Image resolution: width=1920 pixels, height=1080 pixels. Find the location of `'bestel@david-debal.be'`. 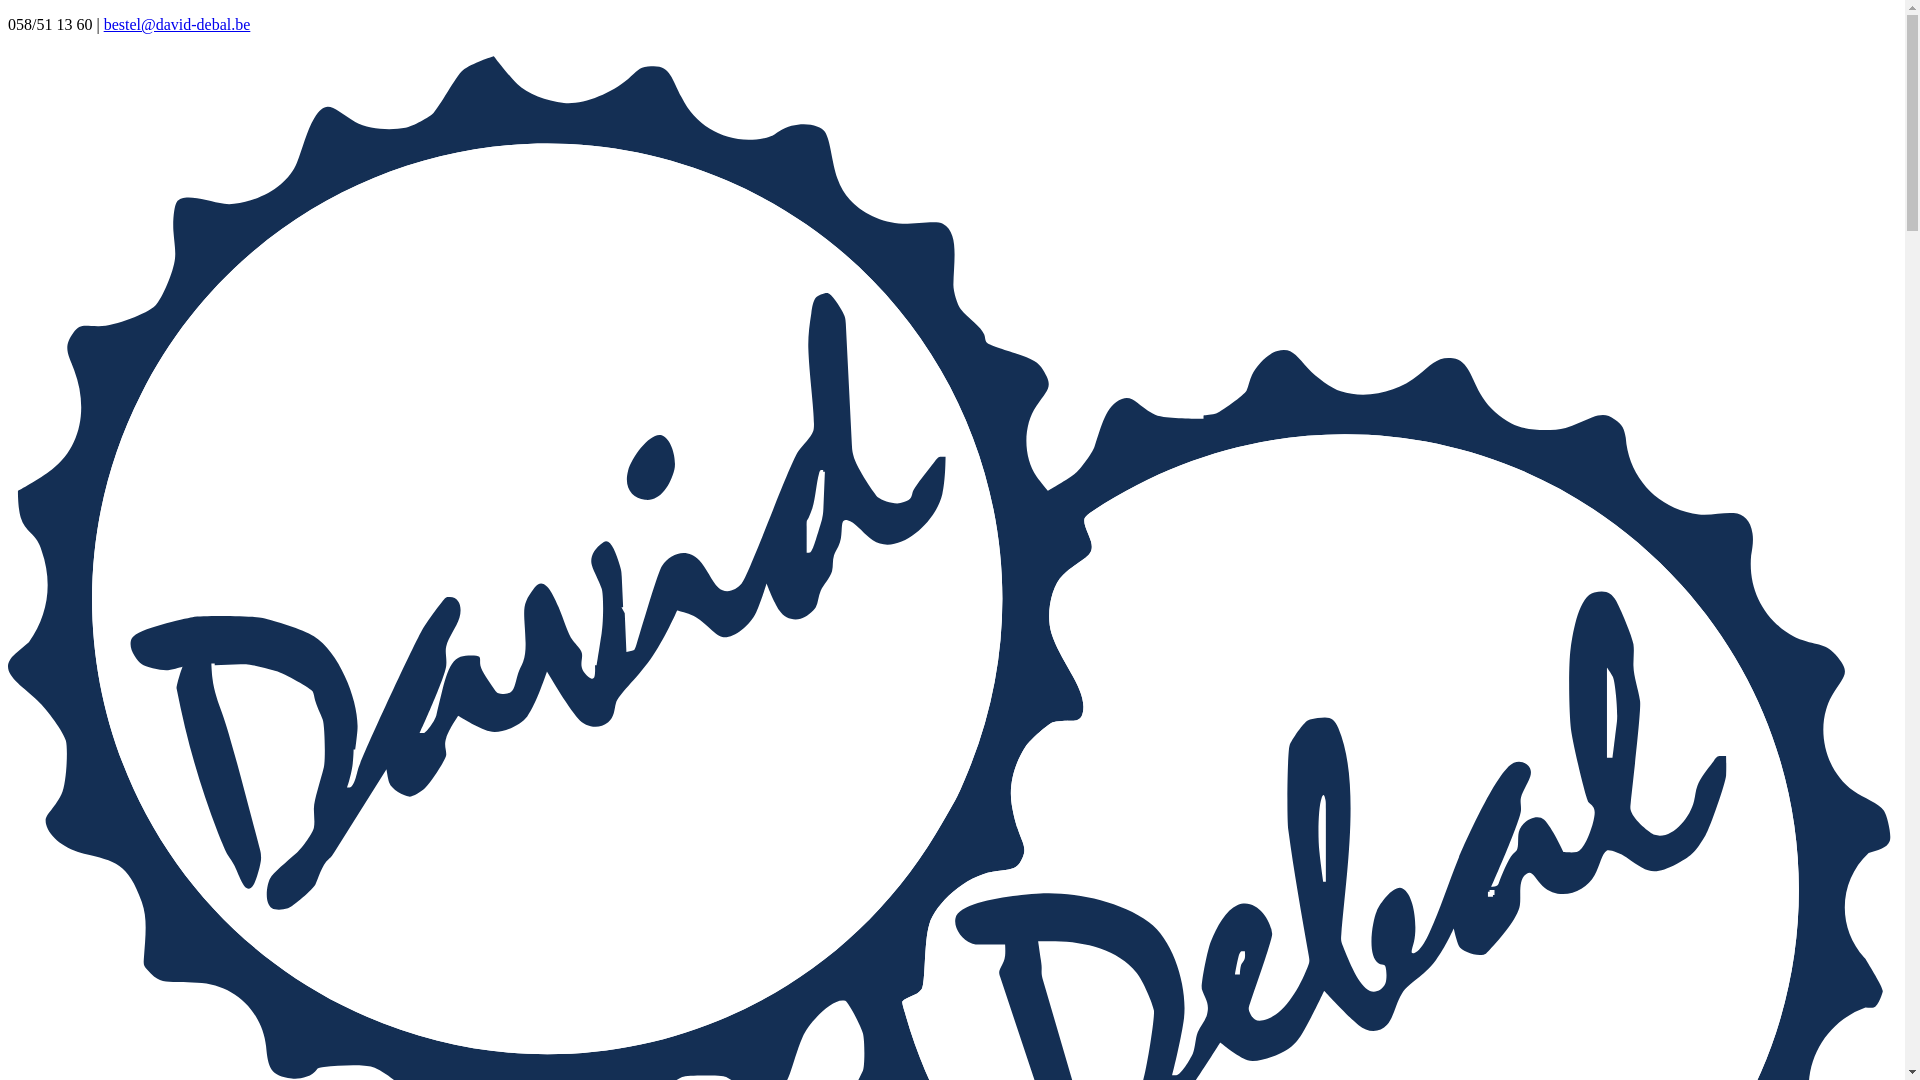

'bestel@david-debal.be' is located at coordinates (177, 24).